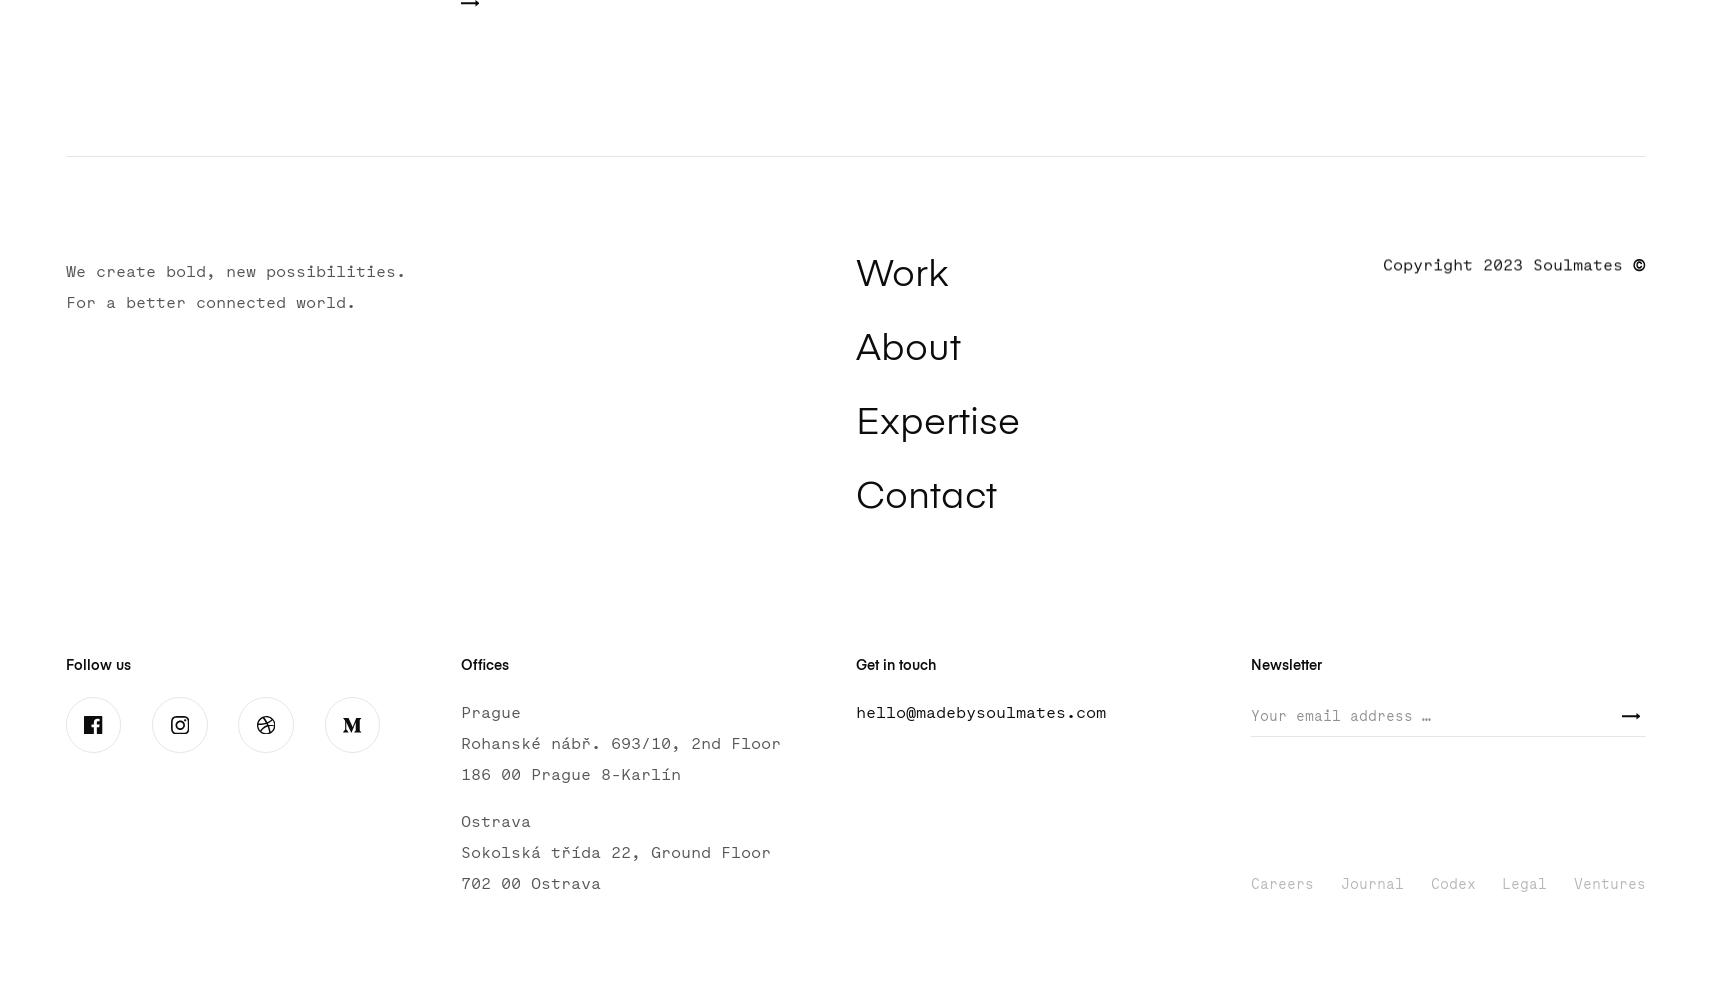  What do you see at coordinates (935, 422) in the screenshot?
I see `'Expertise'` at bounding box center [935, 422].